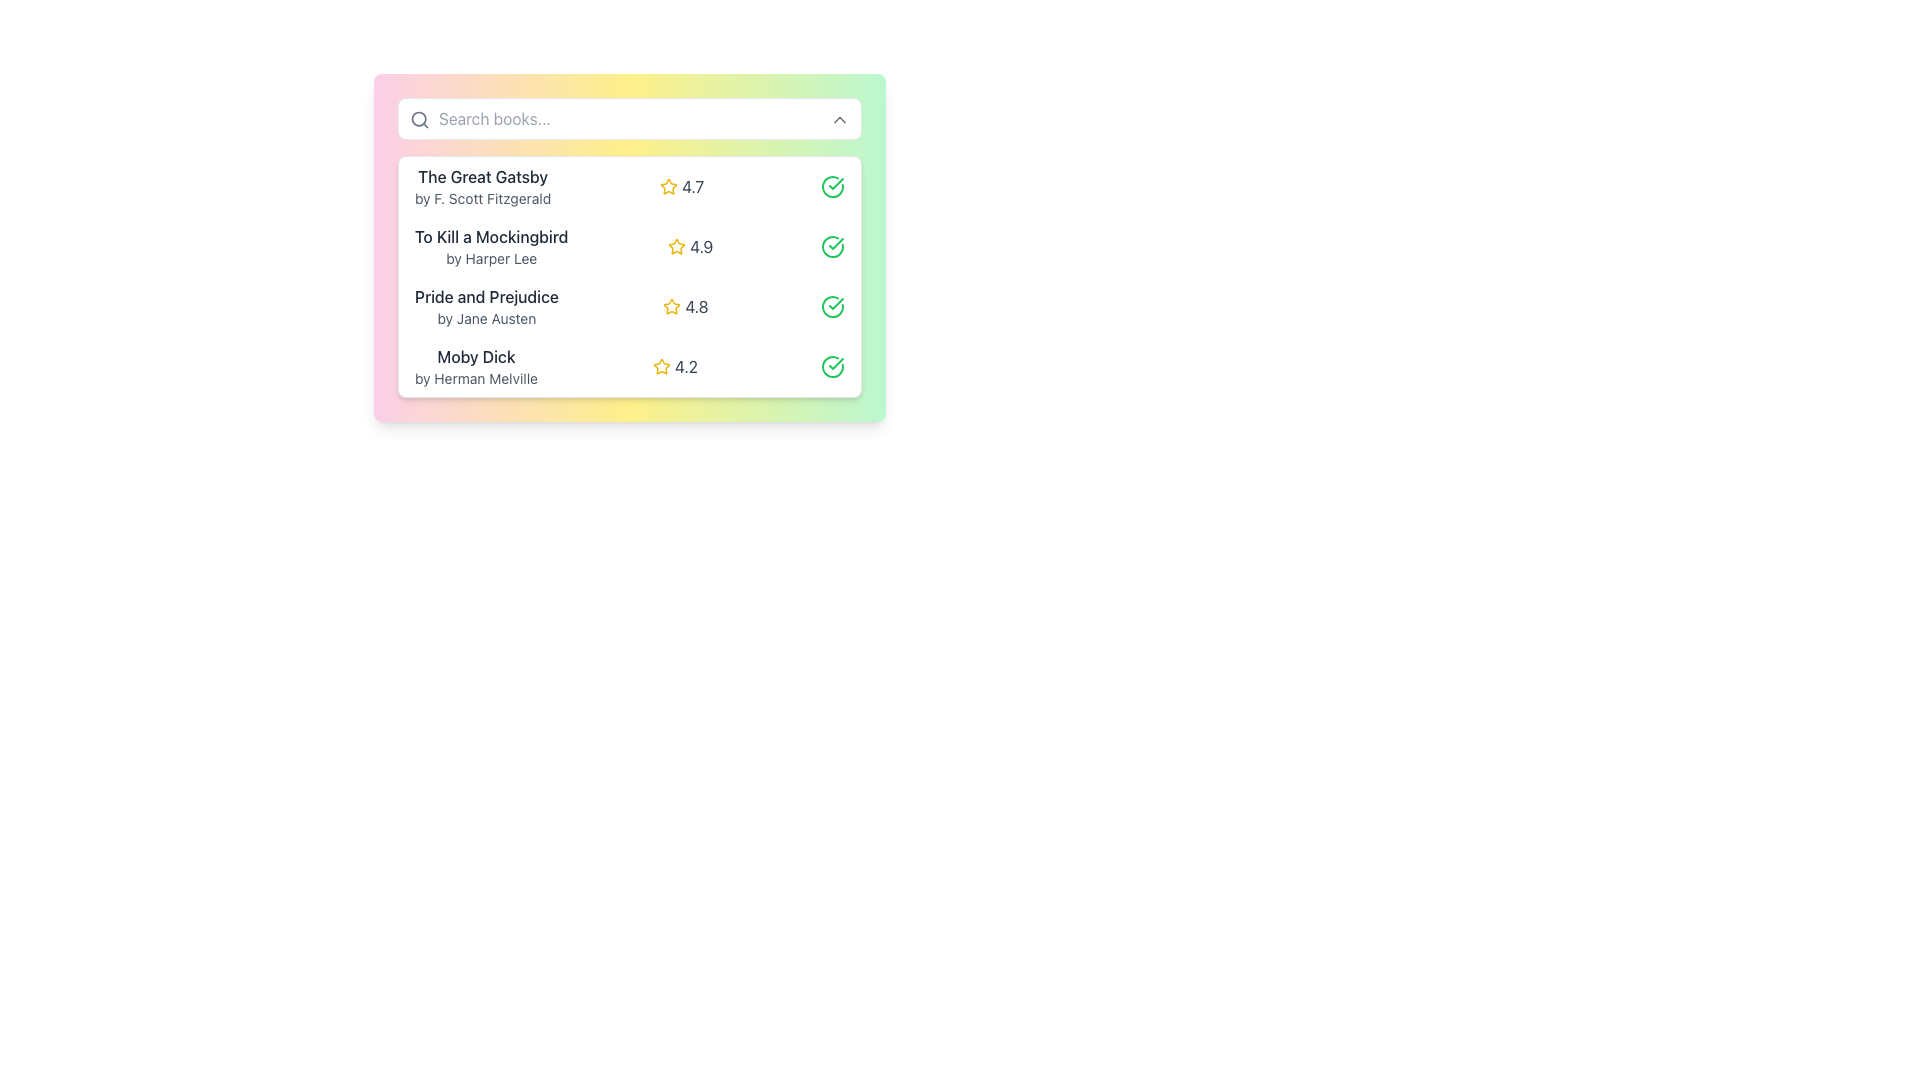  What do you see at coordinates (677, 245) in the screenshot?
I see `the yellow star icon representing the rating for the book 'To Kill a Mockingbird', located to the immediate left of the rating value '4.9'` at bounding box center [677, 245].